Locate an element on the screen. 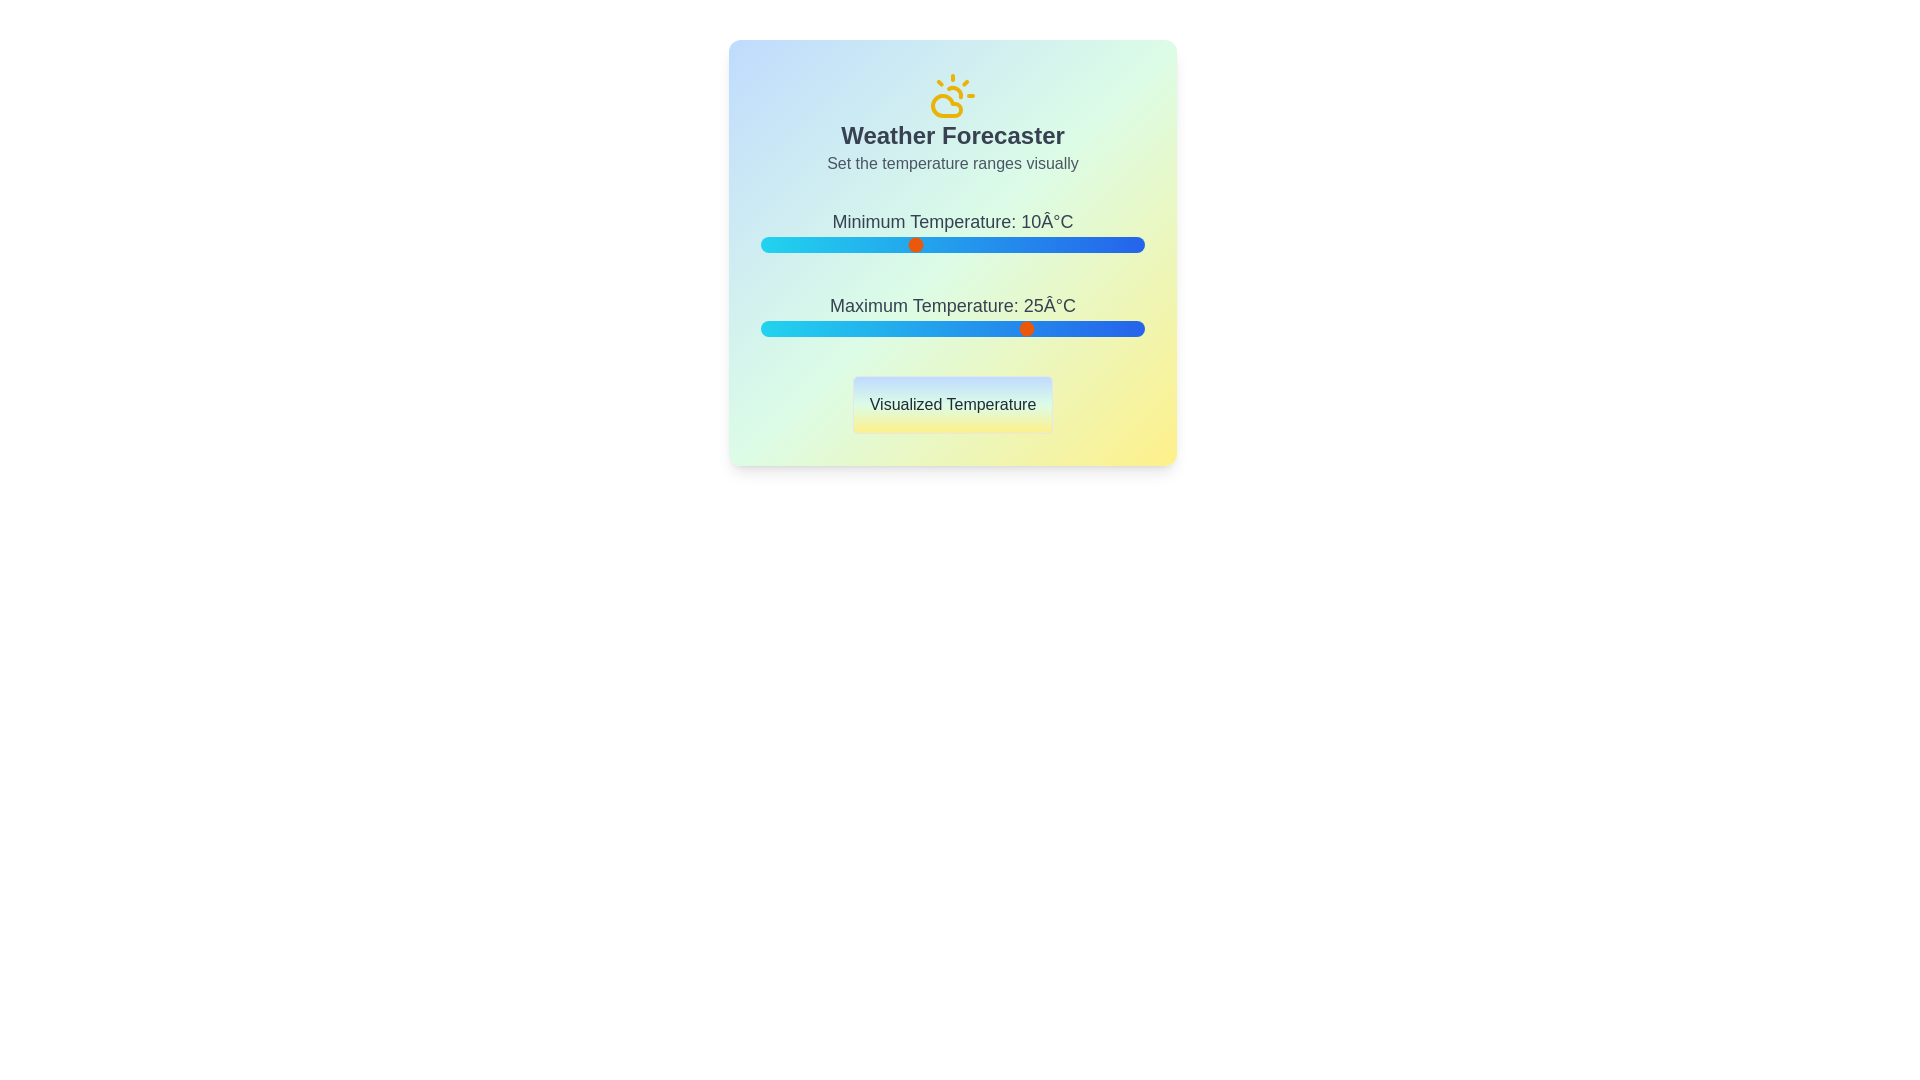  the 'Visualized Temperature' box to inspect its details is located at coordinates (952, 405).